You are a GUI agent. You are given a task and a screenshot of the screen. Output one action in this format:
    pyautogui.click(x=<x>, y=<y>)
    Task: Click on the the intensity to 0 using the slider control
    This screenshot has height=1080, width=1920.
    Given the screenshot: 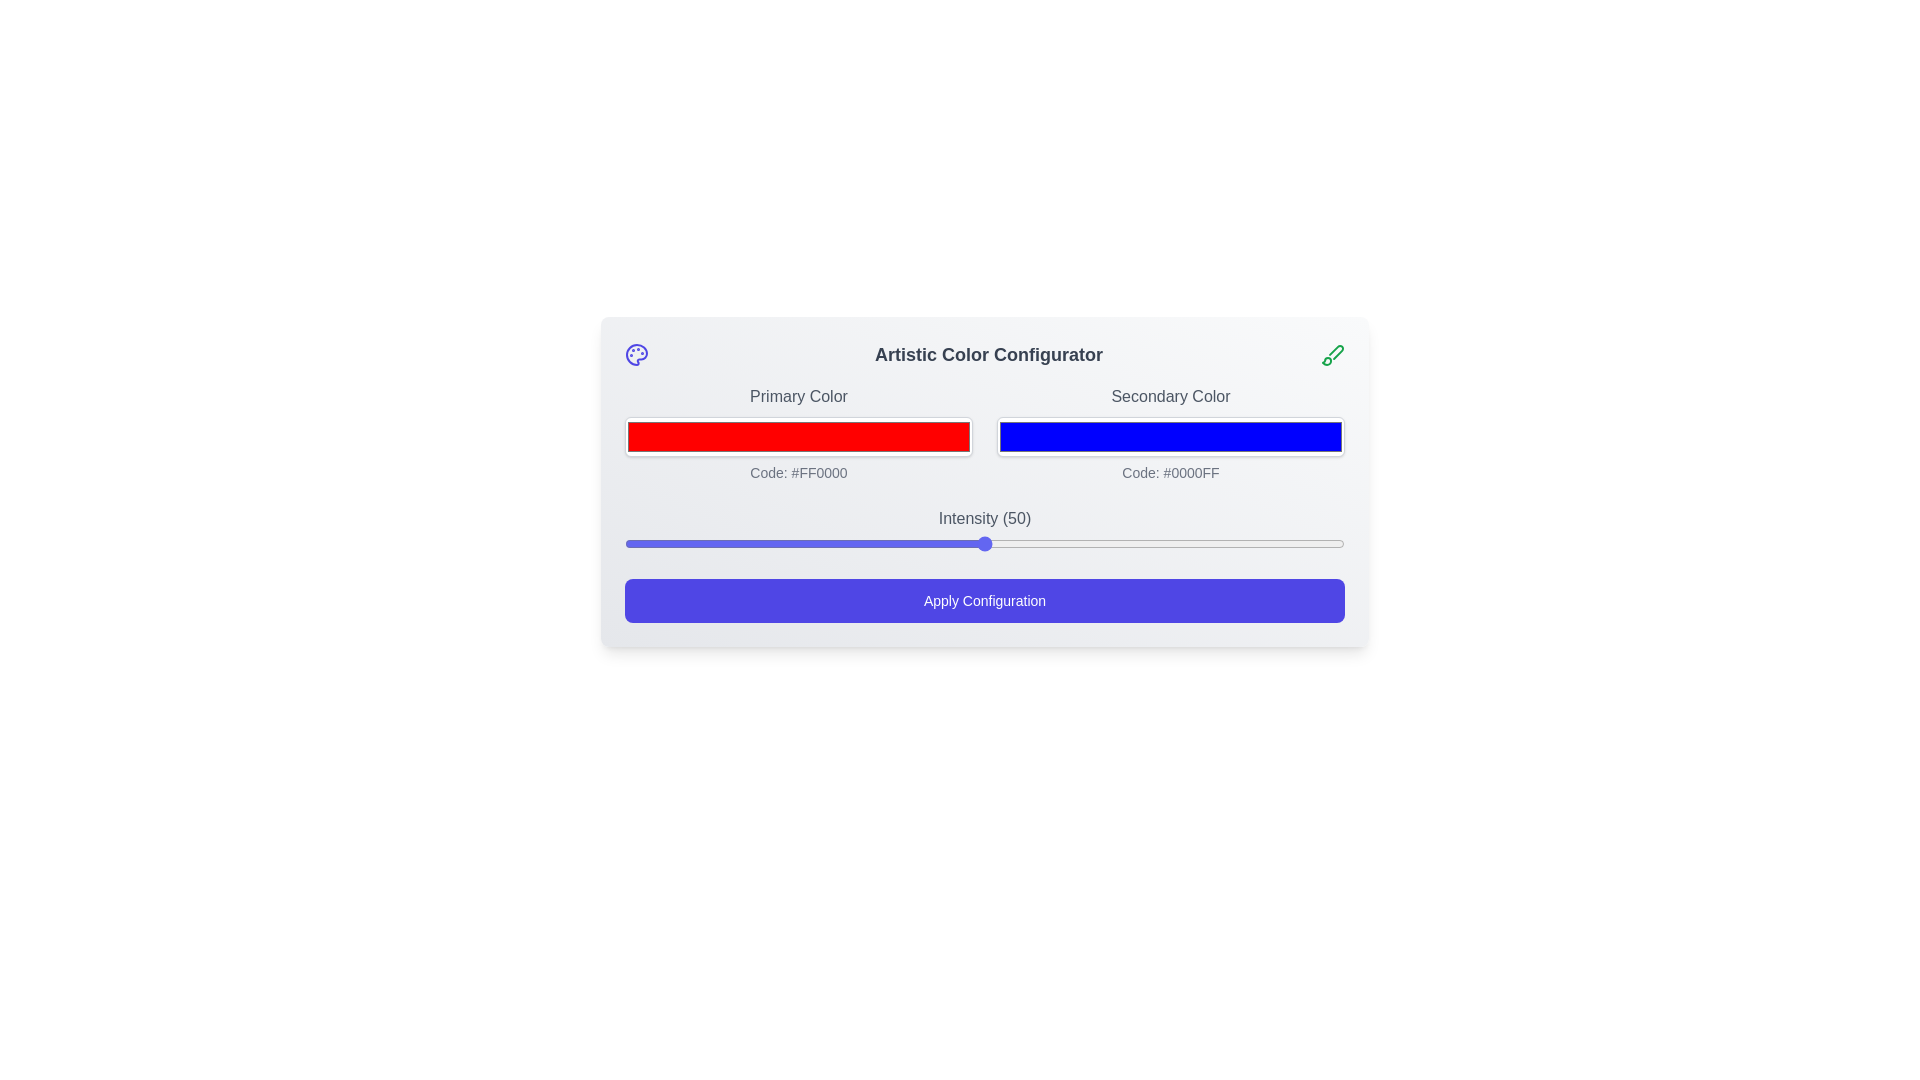 What is the action you would take?
    pyautogui.click(x=623, y=543)
    